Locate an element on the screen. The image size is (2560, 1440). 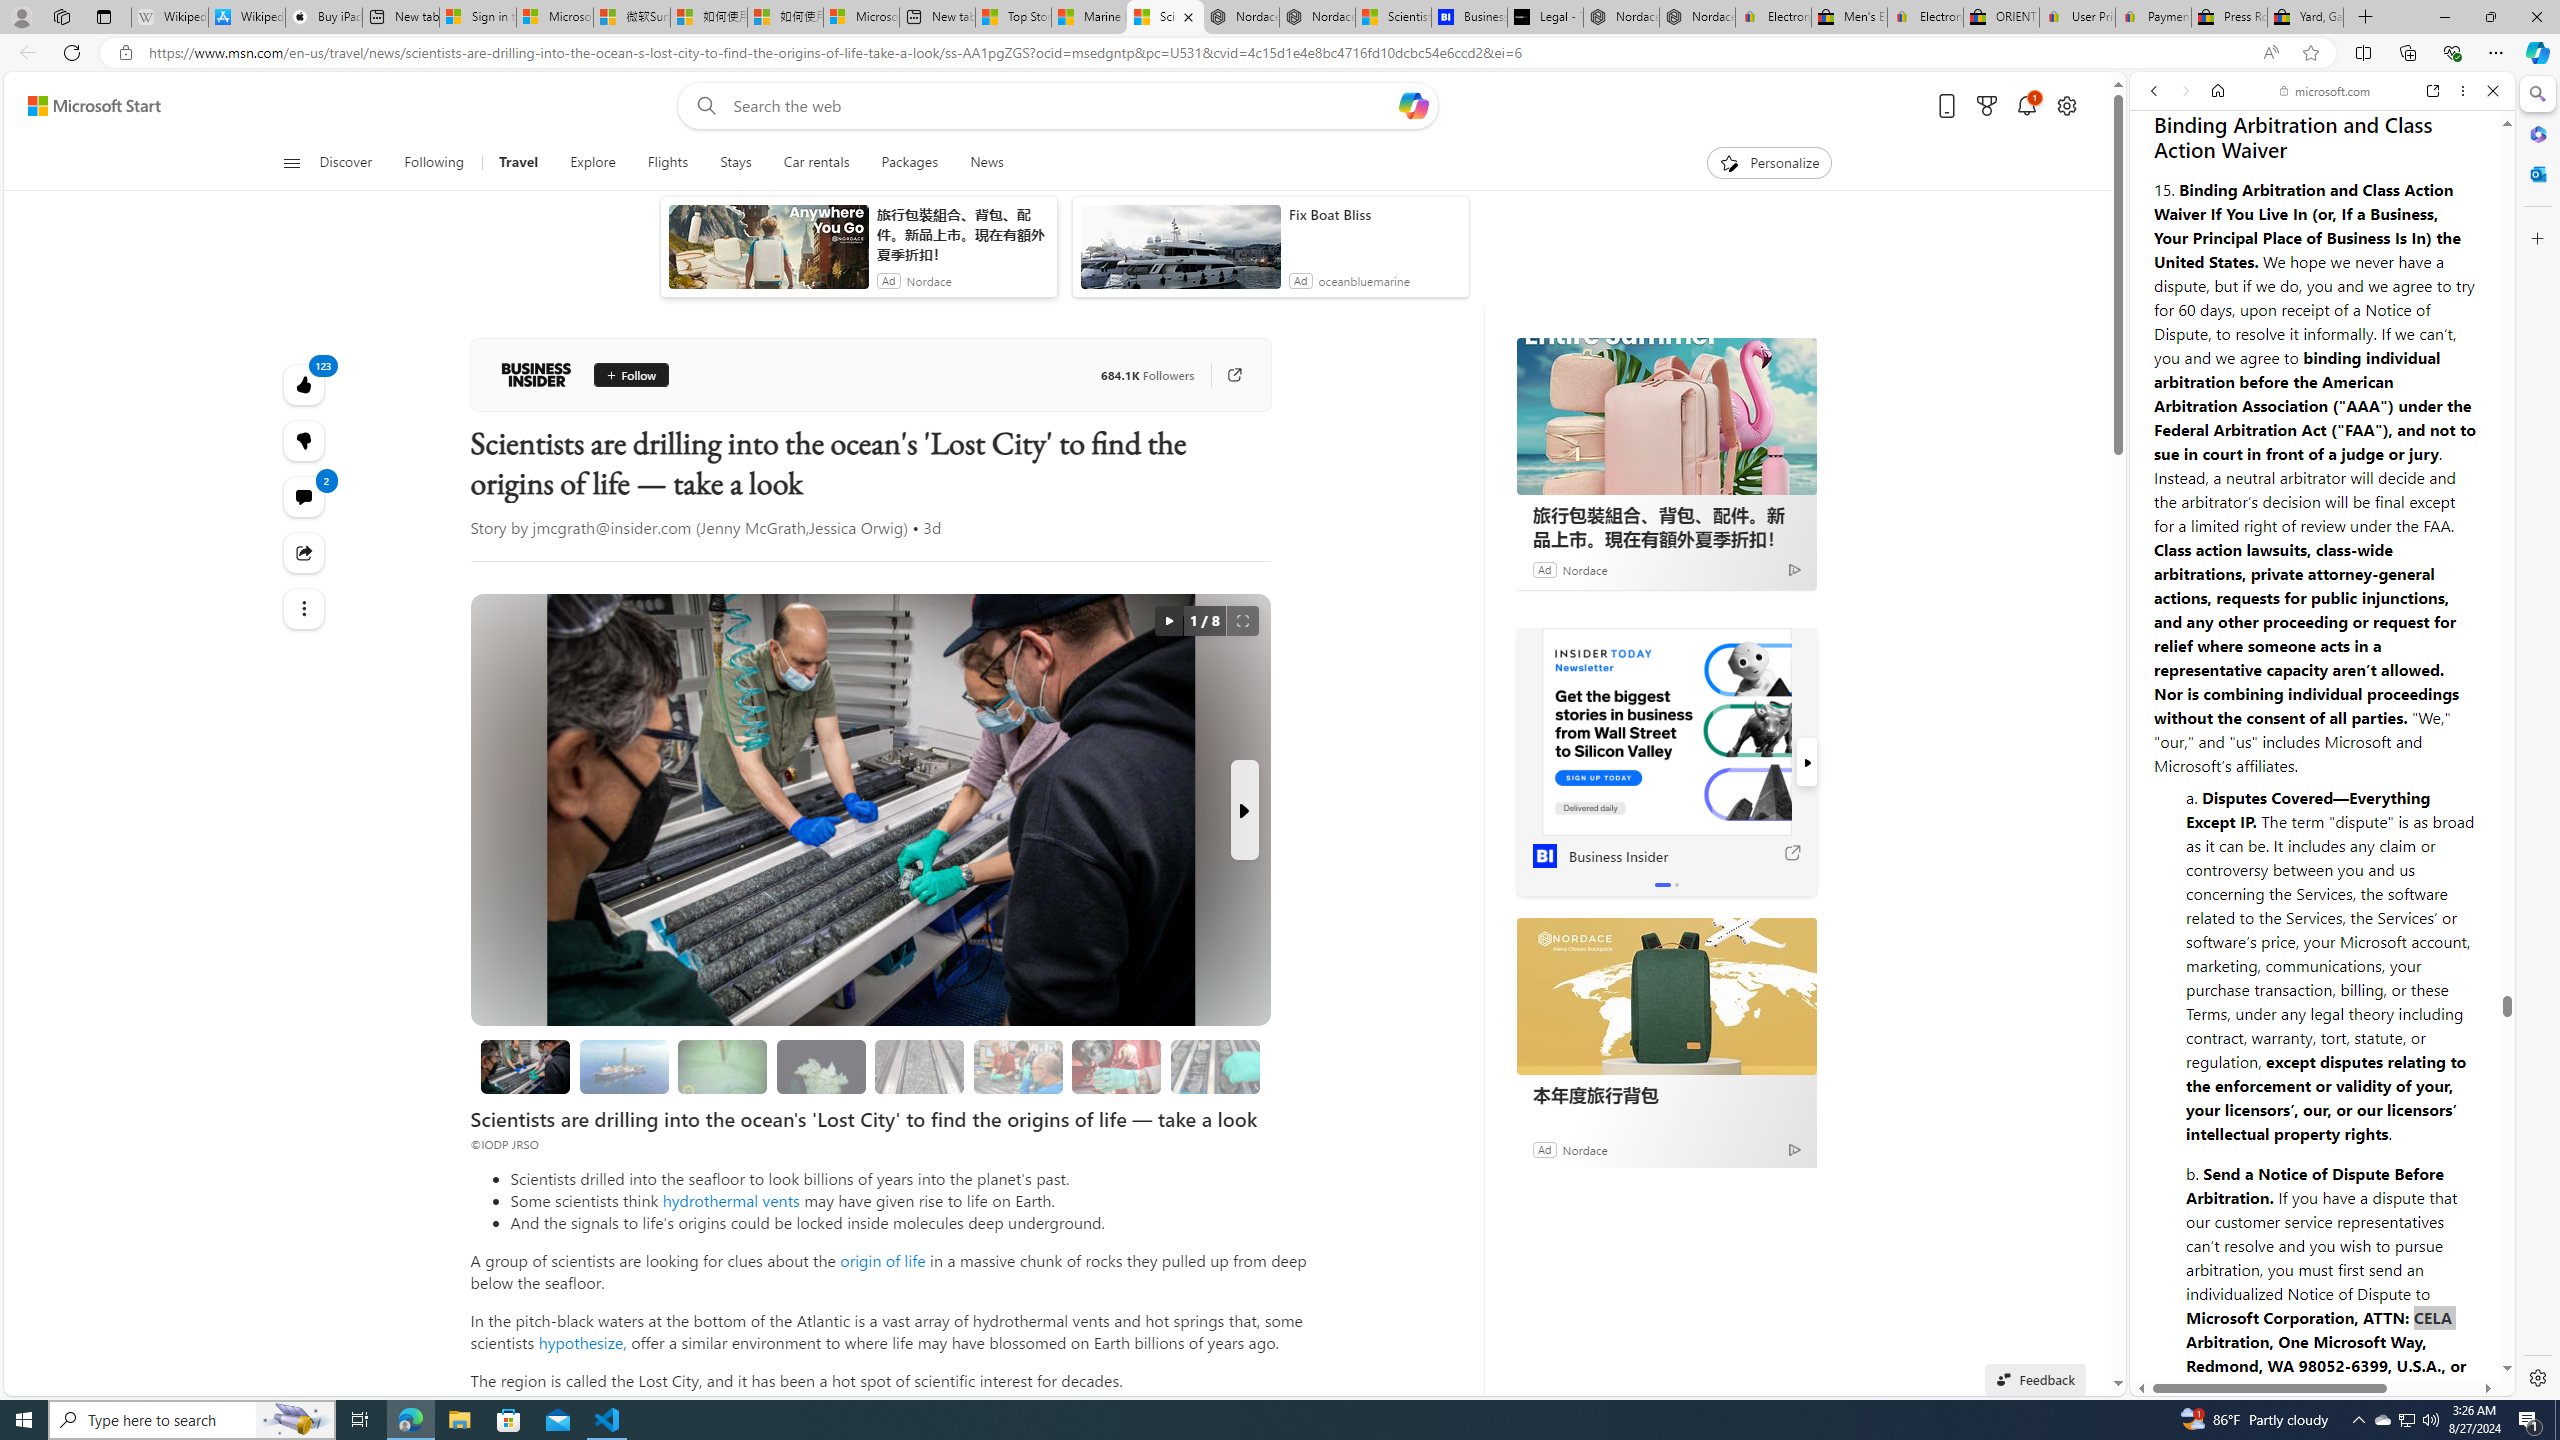
'Flights' is located at coordinates (665, 162).